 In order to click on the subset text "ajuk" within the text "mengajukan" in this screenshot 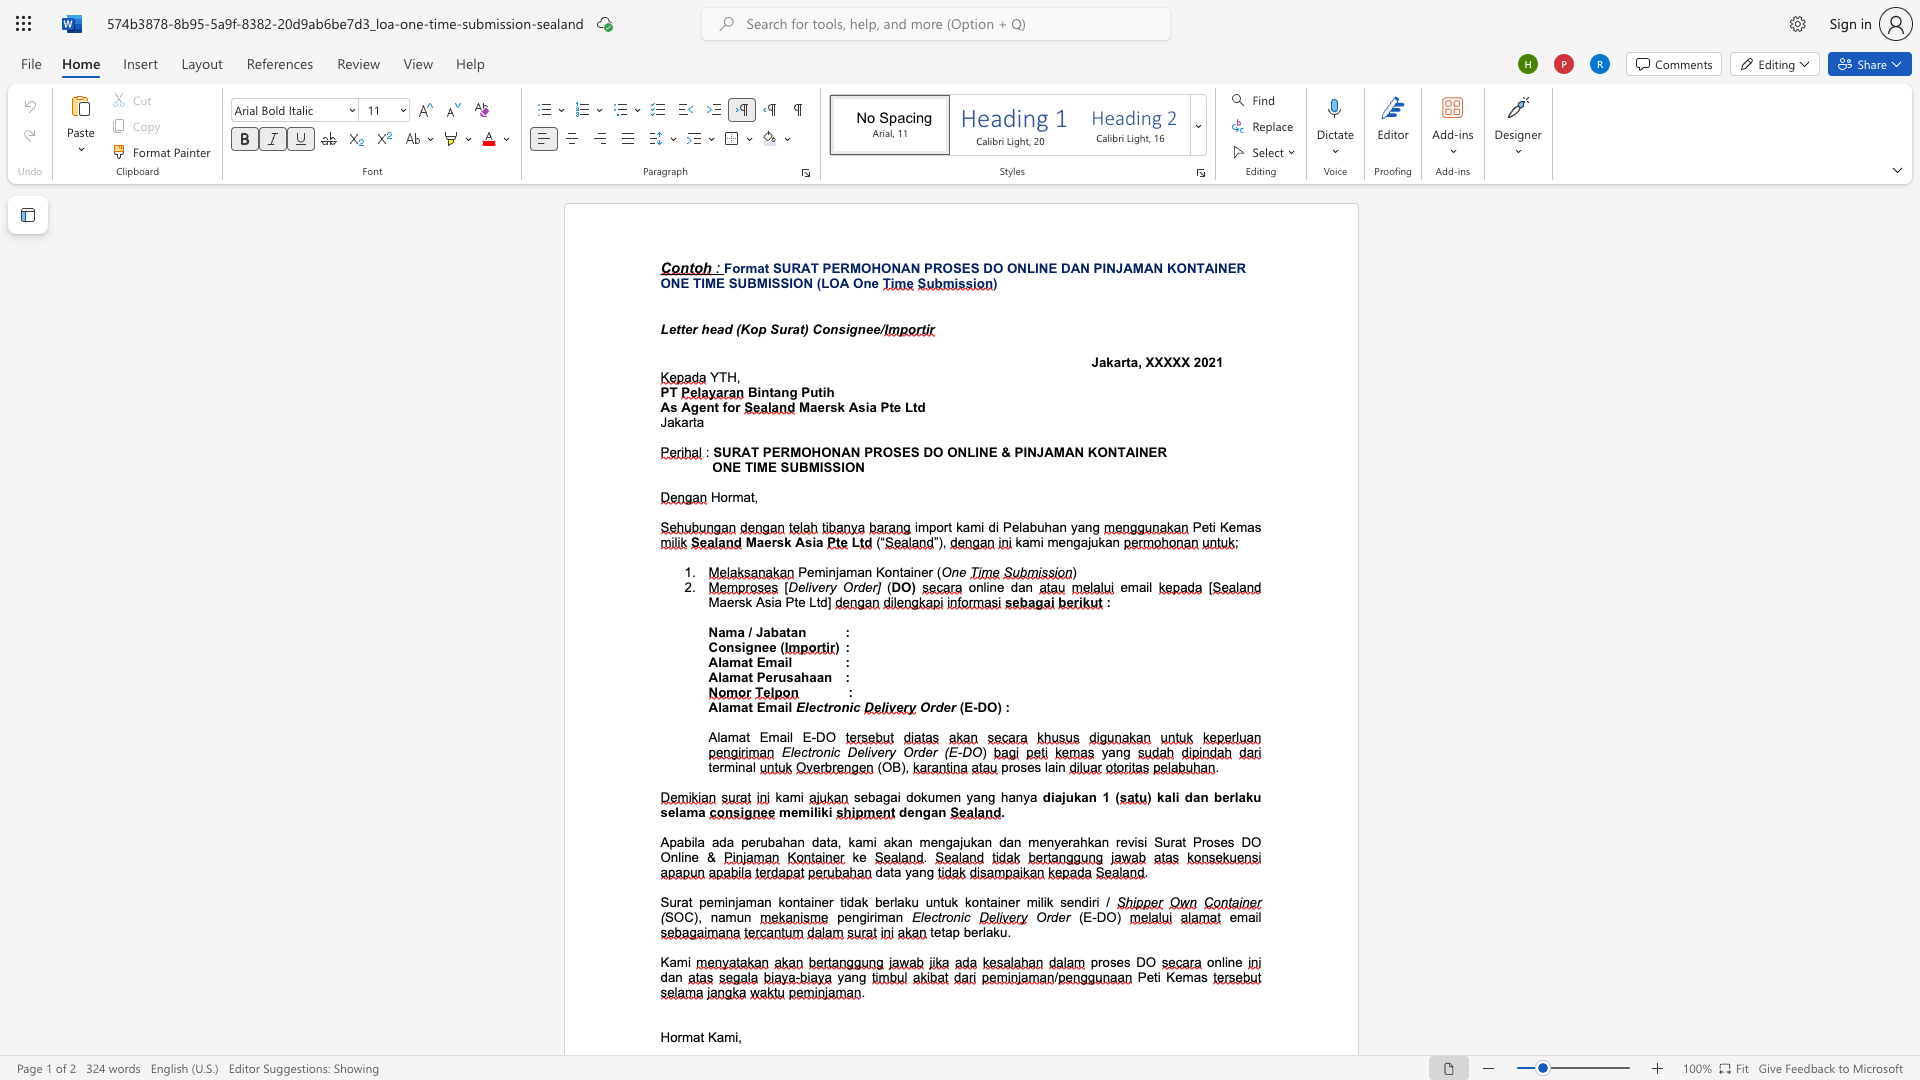, I will do `click(1079, 542)`.